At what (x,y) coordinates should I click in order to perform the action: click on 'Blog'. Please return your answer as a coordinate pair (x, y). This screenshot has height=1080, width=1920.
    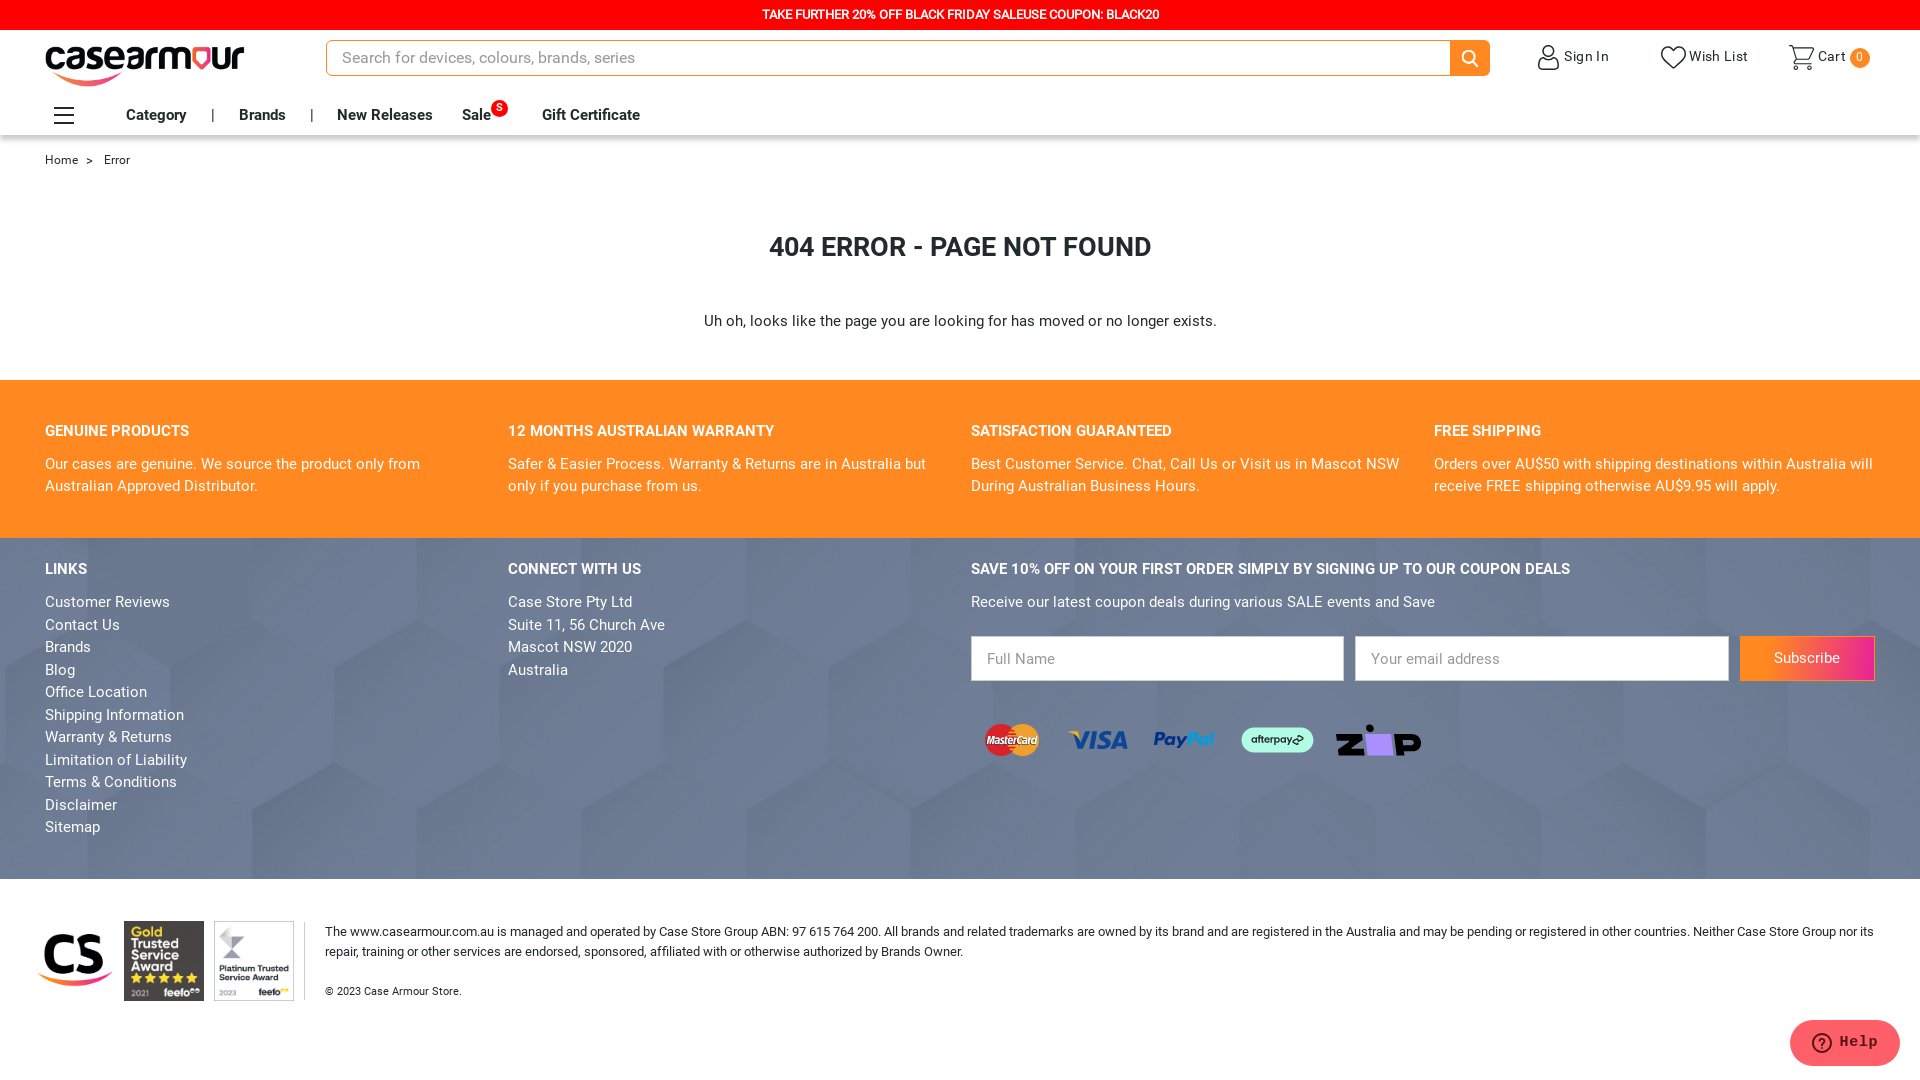
    Looking at the image, I should click on (44, 670).